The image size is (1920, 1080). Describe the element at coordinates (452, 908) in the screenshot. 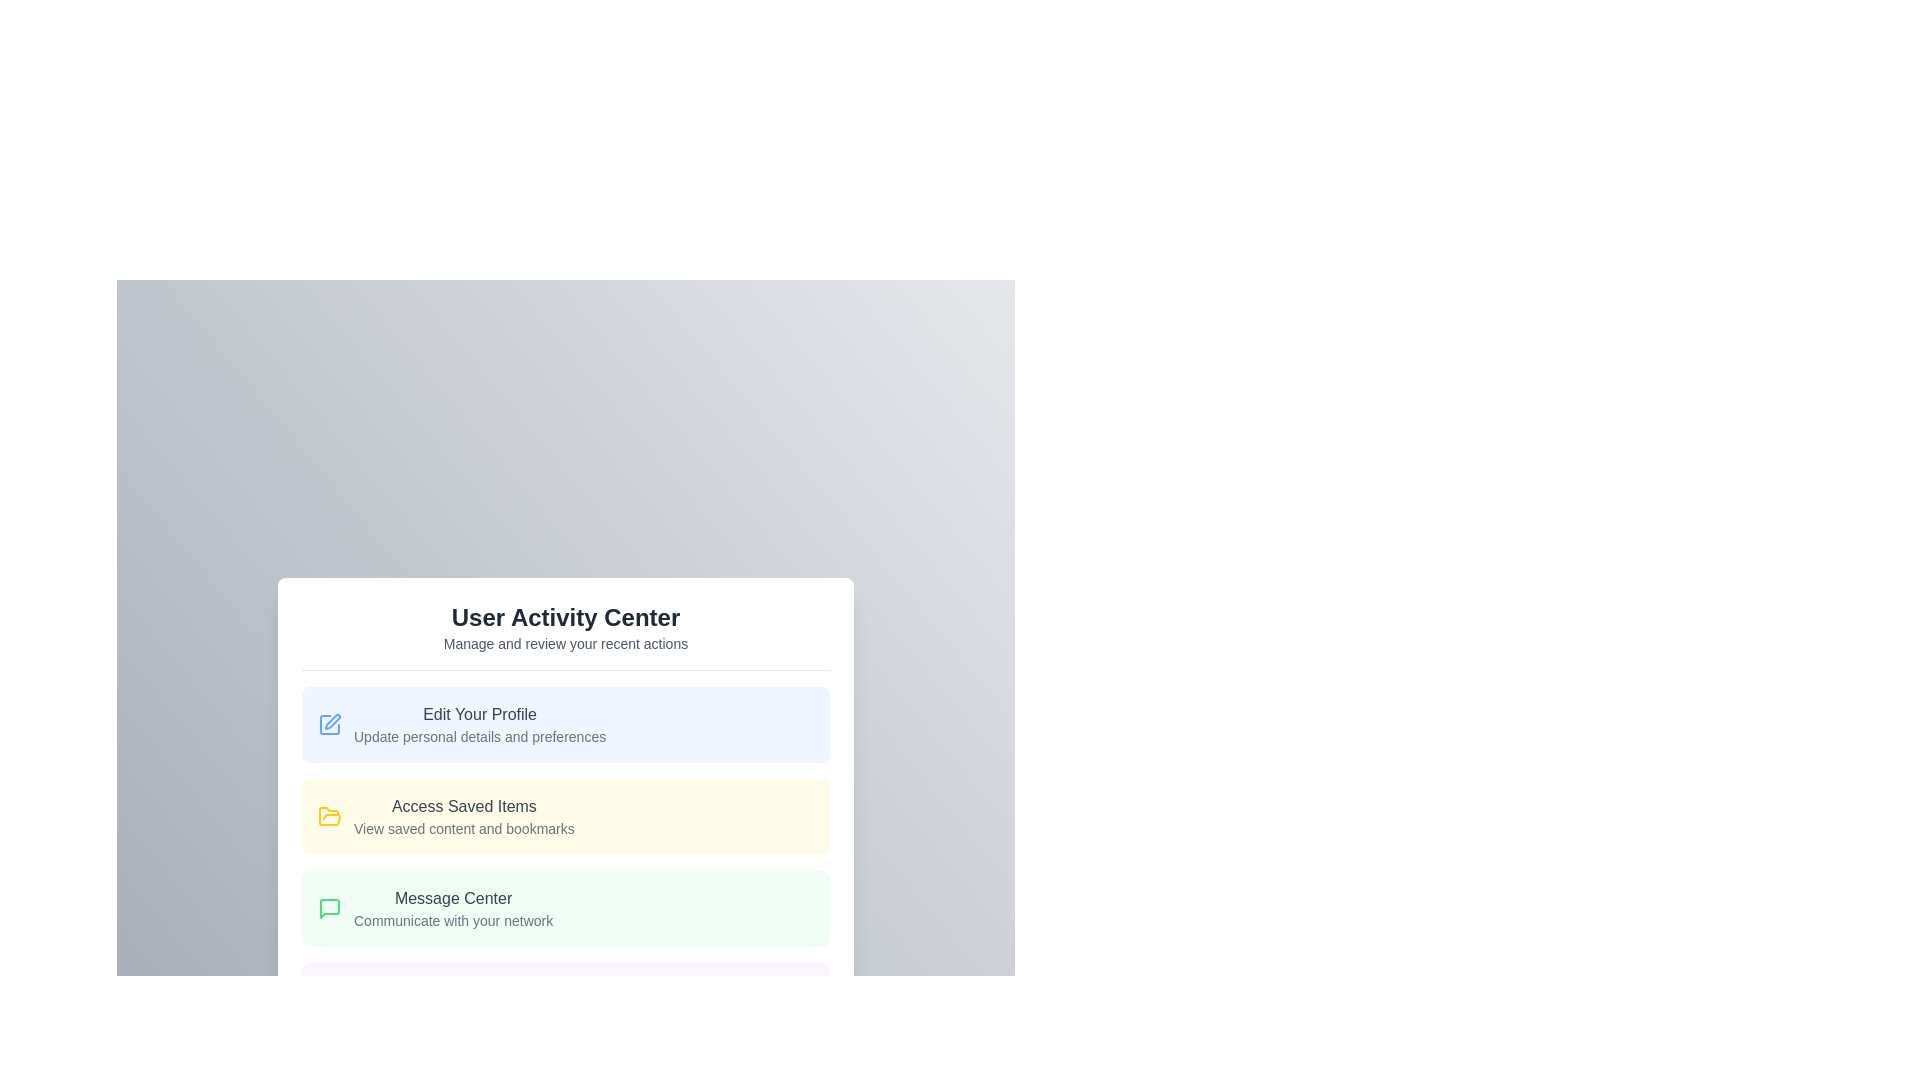

I see `informative text block titled 'Message Center' that describes 'Communicate with your network', located in the third row of the User Activity Center list` at that location.